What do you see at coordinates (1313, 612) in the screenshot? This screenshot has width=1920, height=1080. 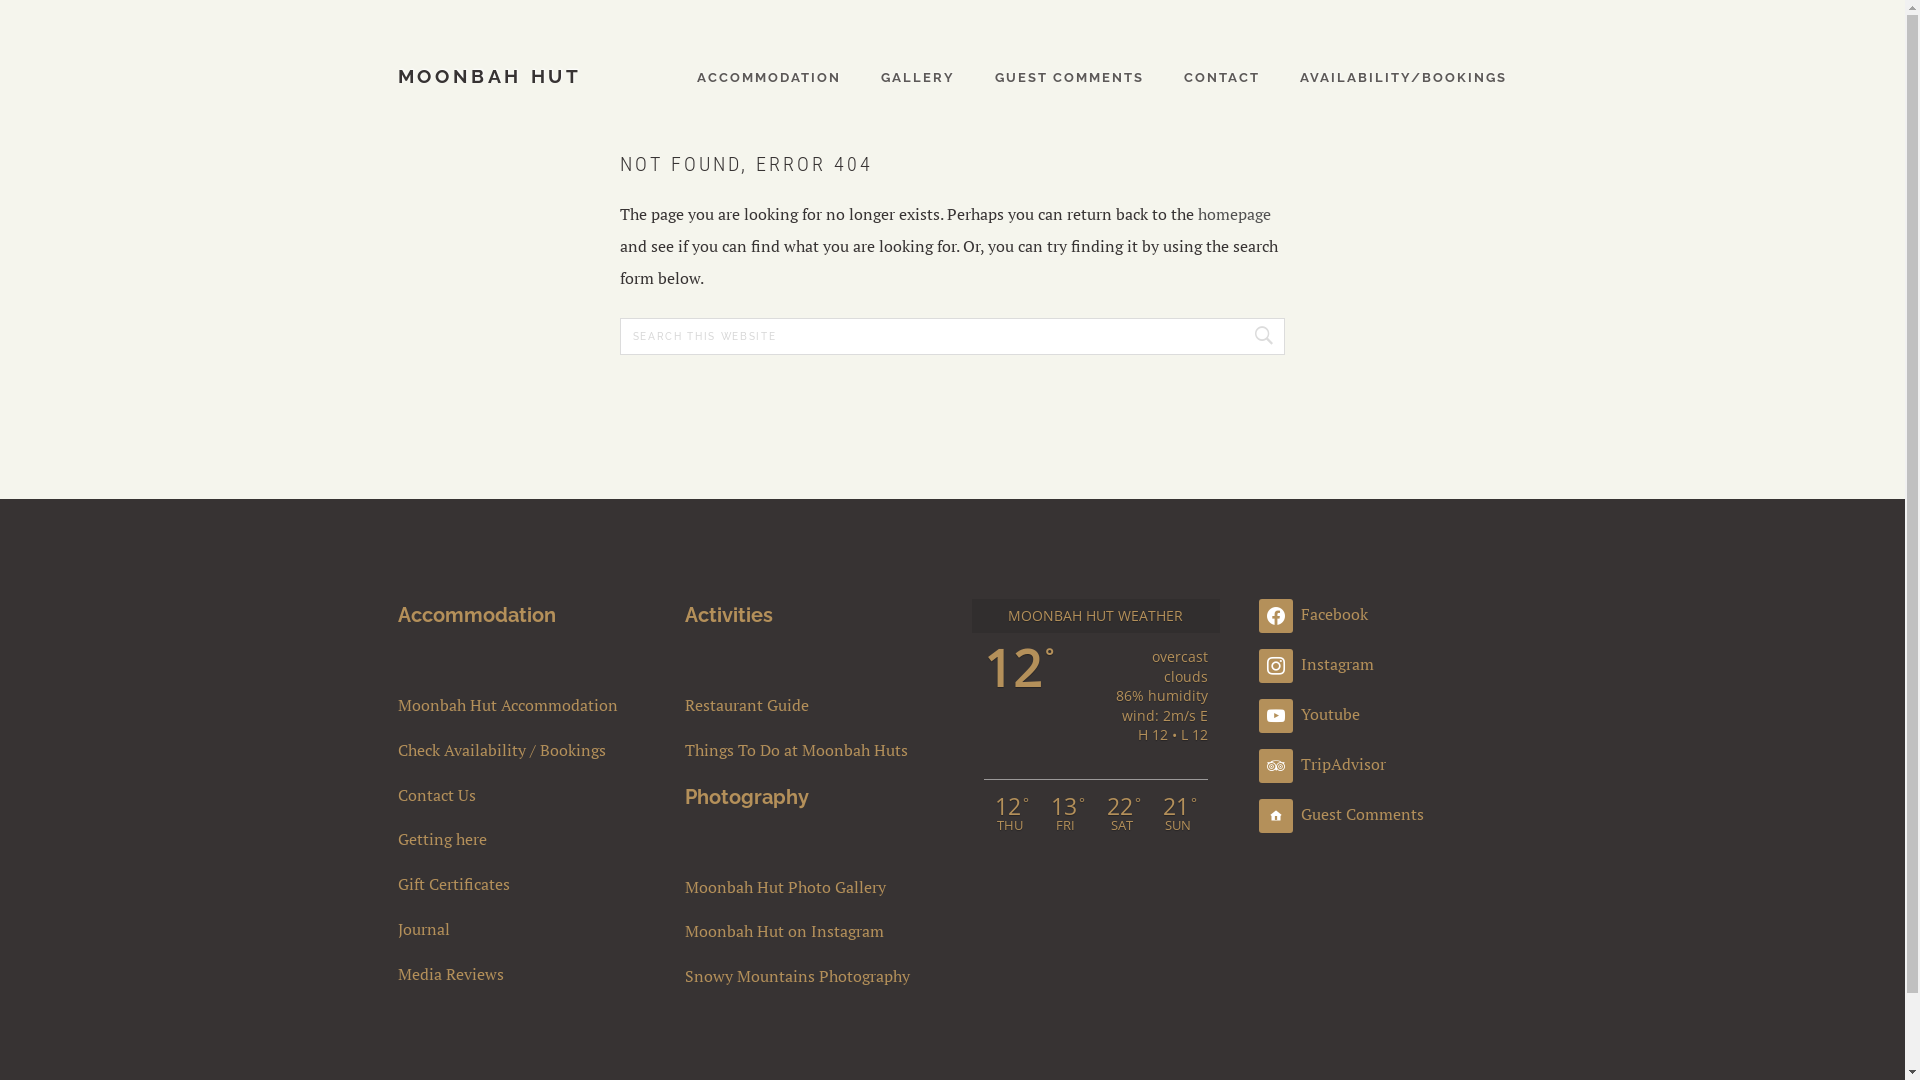 I see `'Facebook'` at bounding box center [1313, 612].